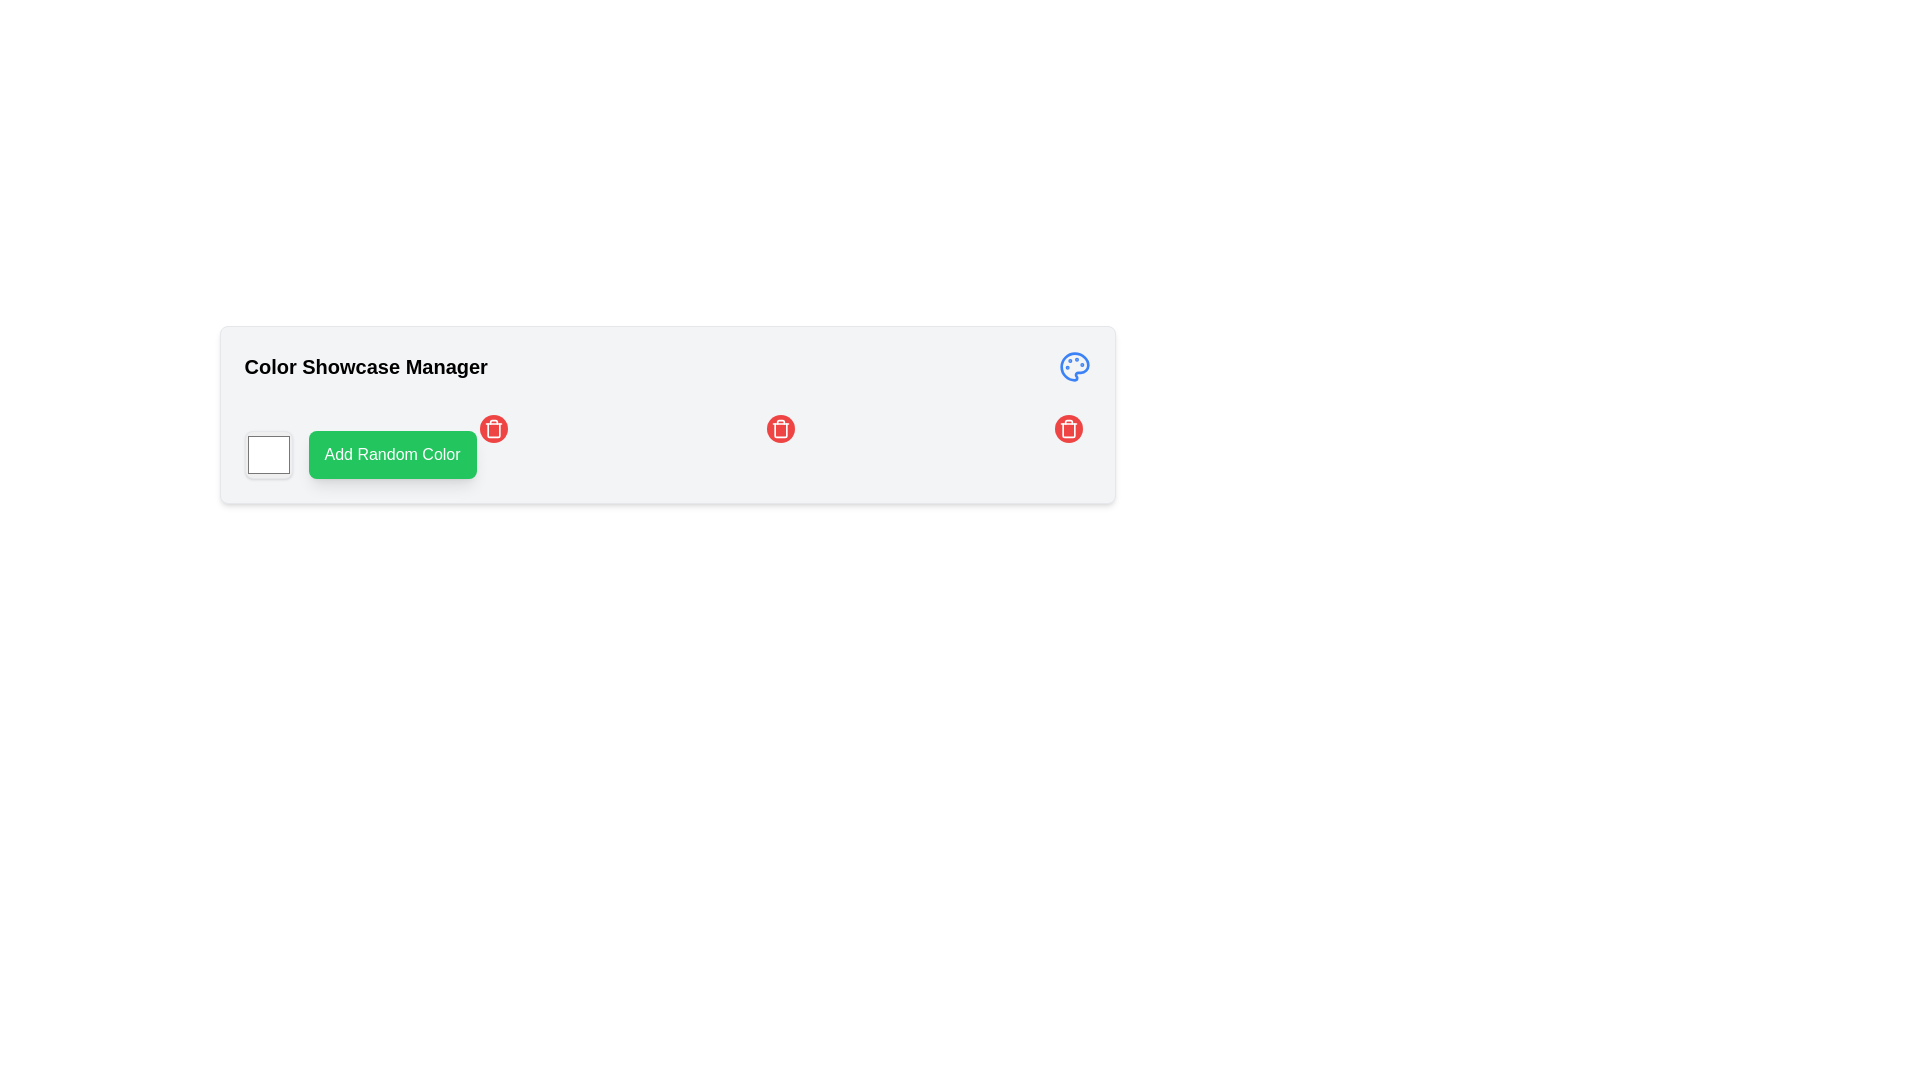  I want to click on the delete button located in the 'Color Showcase Manager' section, positioned to the right of the 'Add Random Color' button, so click(493, 427).